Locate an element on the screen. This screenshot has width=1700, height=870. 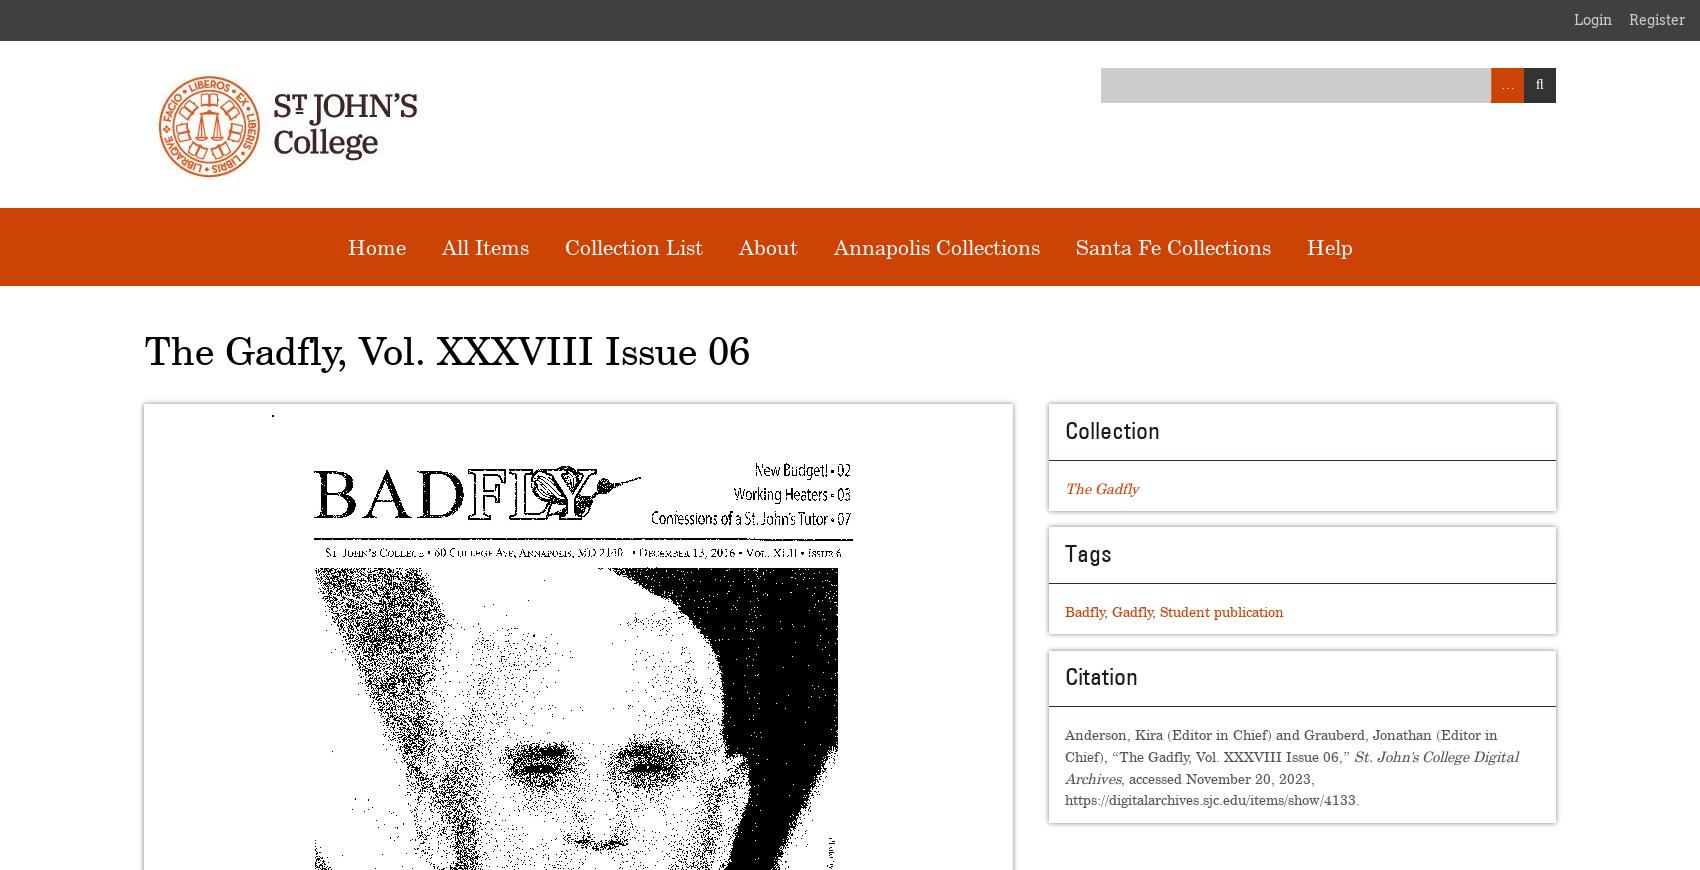
'The Gadfly, Vol. XXXVIII Issue 06' is located at coordinates (446, 350).